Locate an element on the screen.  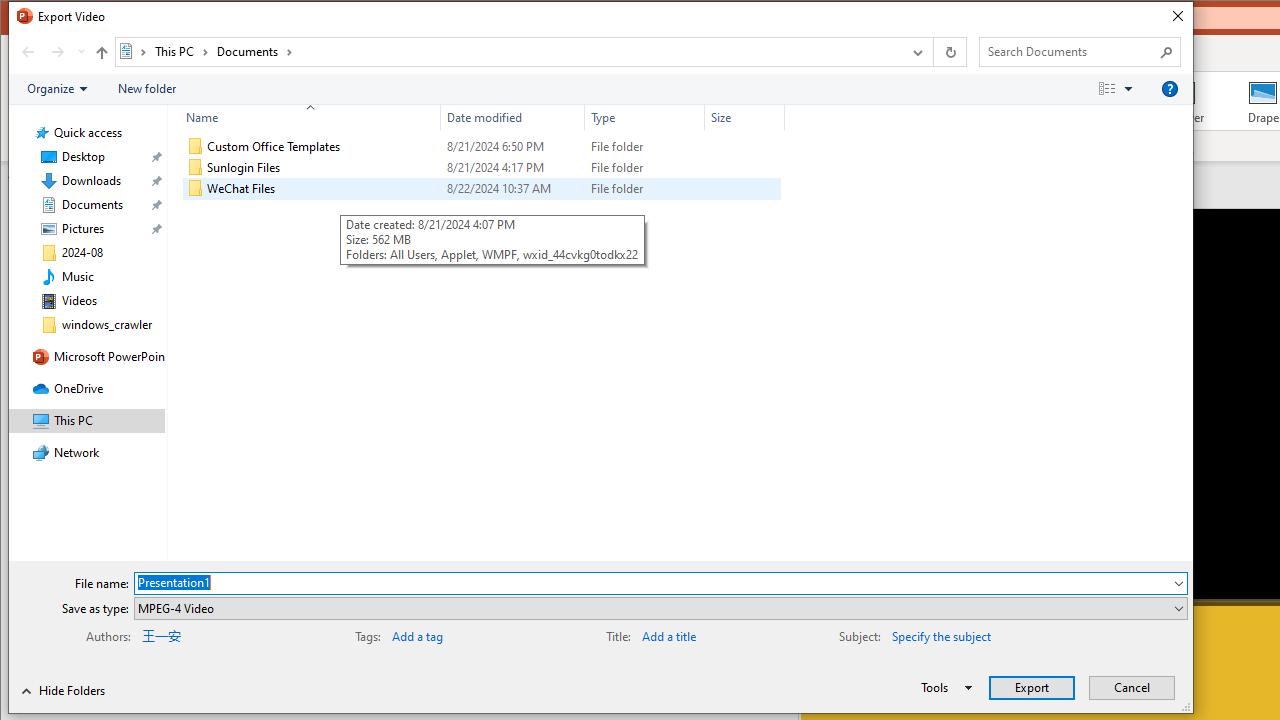
'Type' is located at coordinates (645, 117).